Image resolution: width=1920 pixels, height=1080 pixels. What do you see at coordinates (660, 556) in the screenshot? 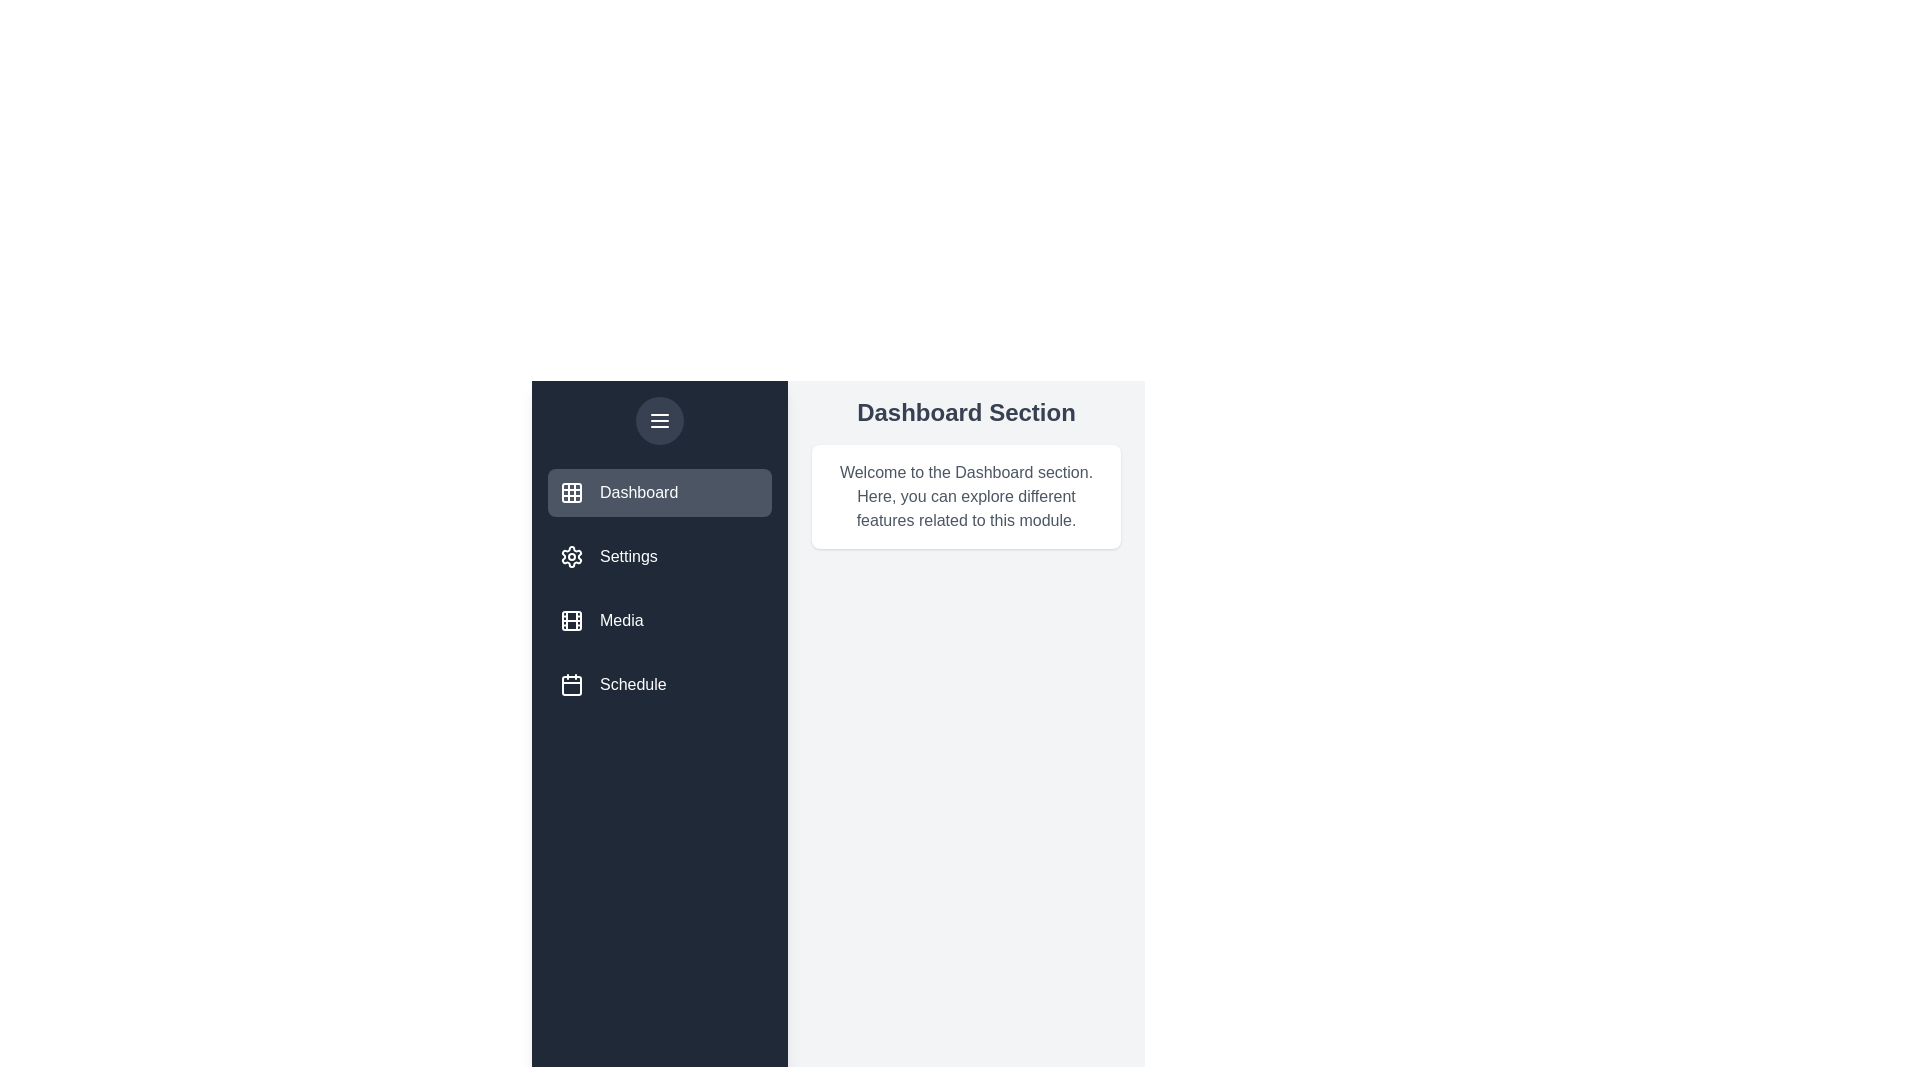
I see `the menu item Settings` at bounding box center [660, 556].